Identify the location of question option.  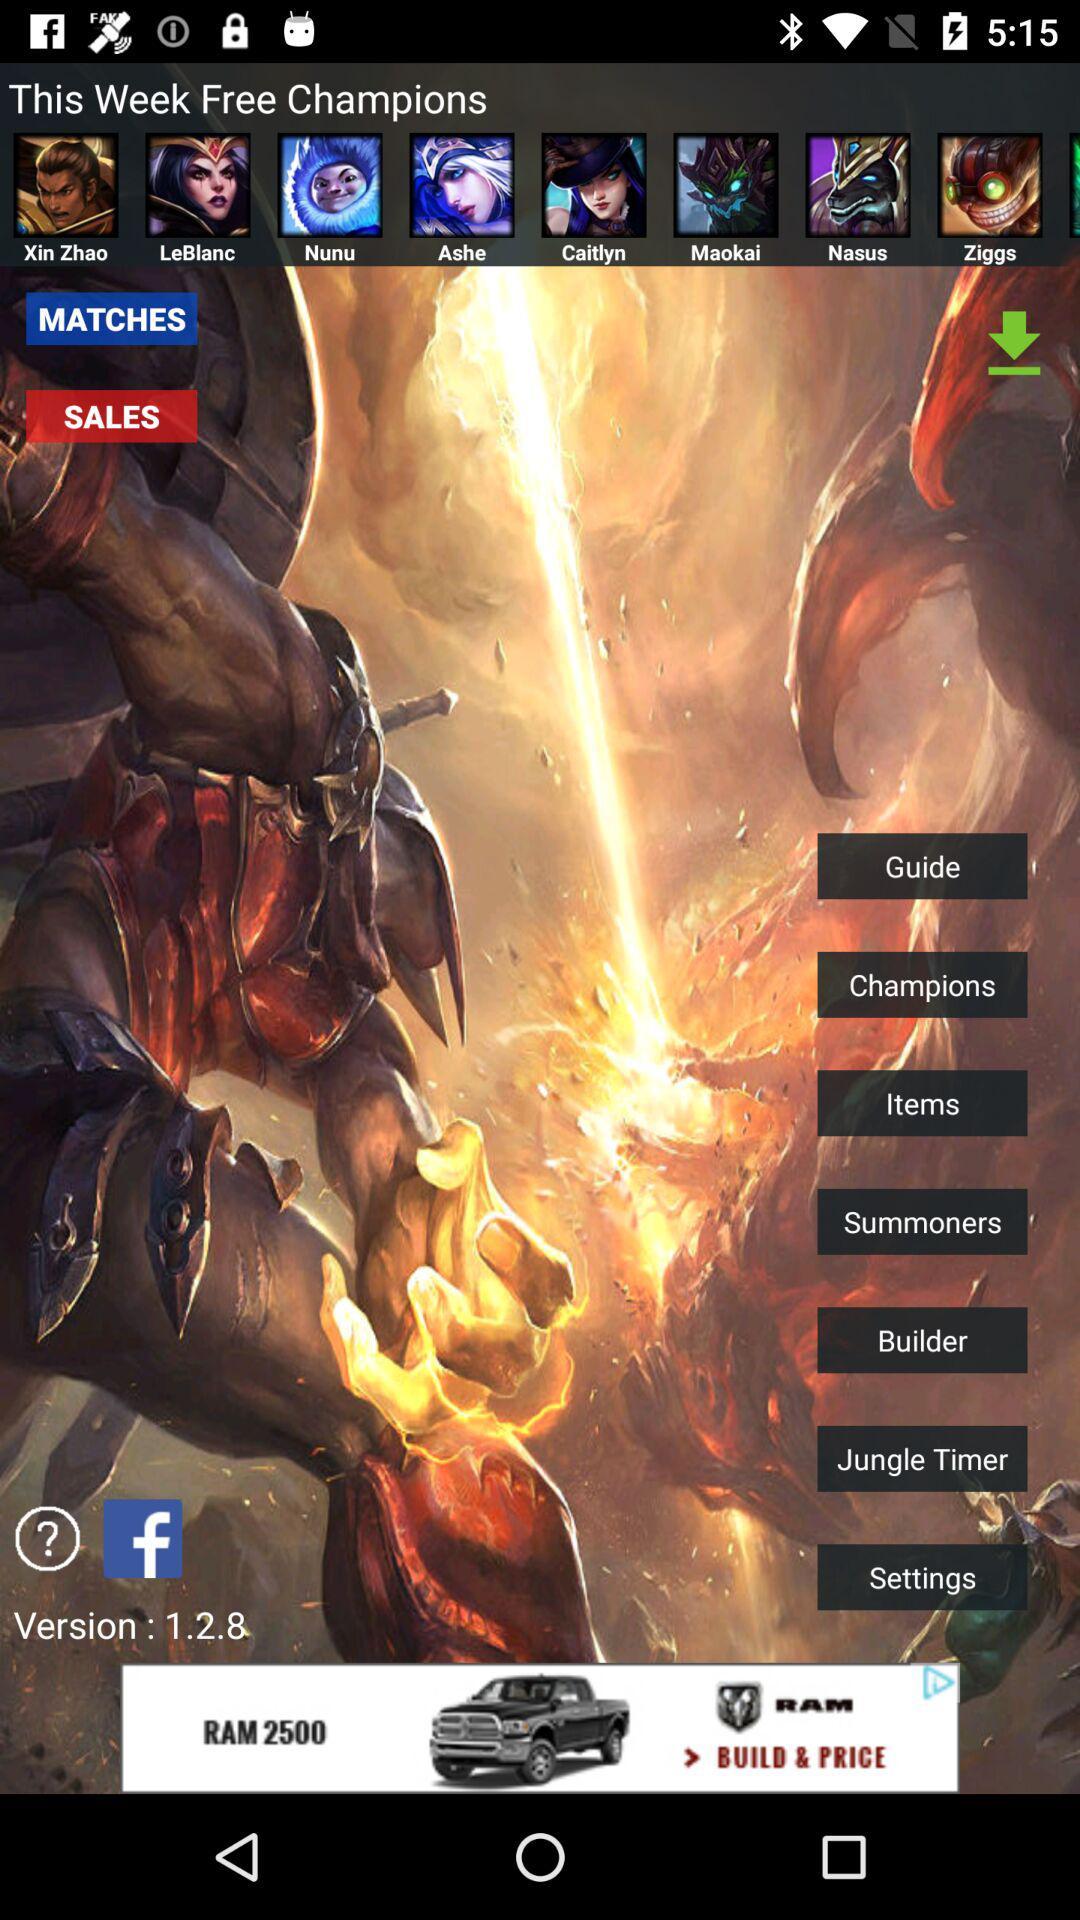
(46, 1537).